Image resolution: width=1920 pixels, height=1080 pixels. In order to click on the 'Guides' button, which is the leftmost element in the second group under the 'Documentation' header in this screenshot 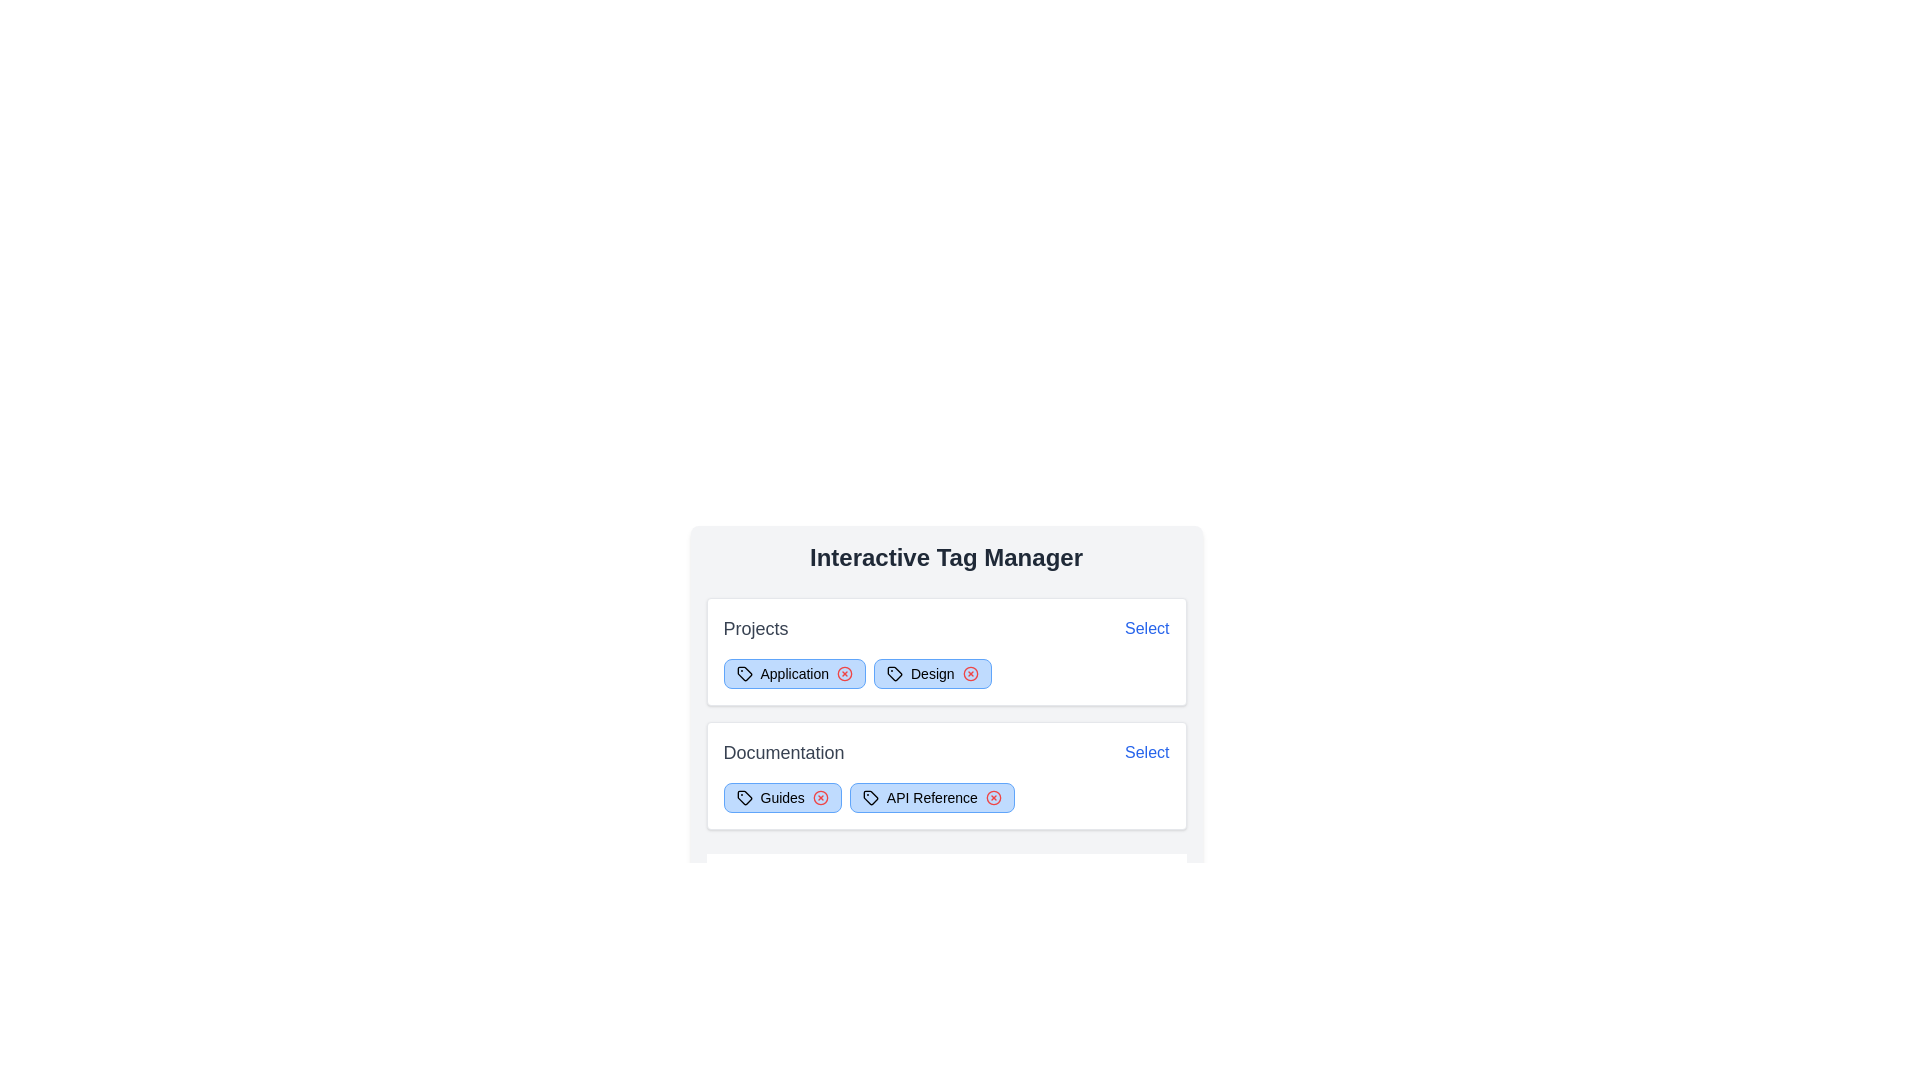, I will do `click(781, 797)`.